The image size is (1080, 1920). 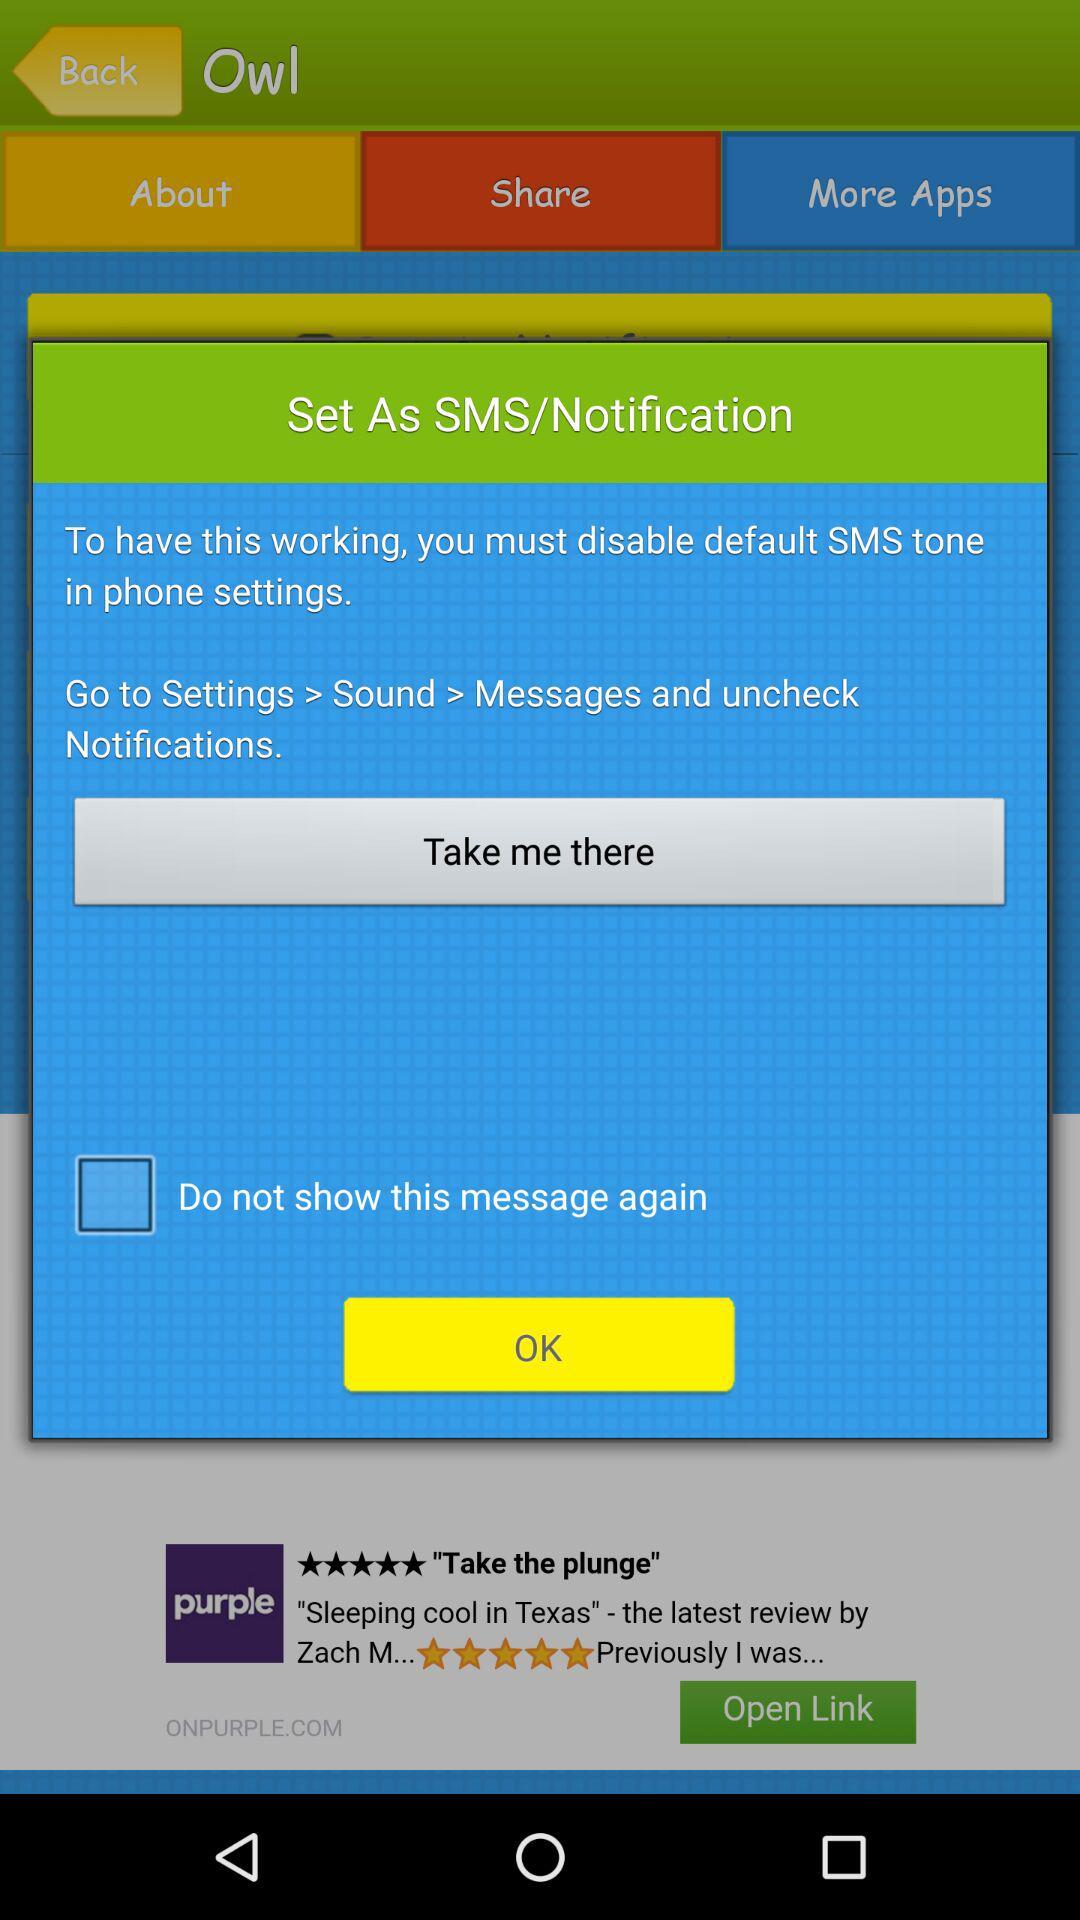 What do you see at coordinates (114, 1193) in the screenshot?
I see `icon to the left of do not show` at bounding box center [114, 1193].